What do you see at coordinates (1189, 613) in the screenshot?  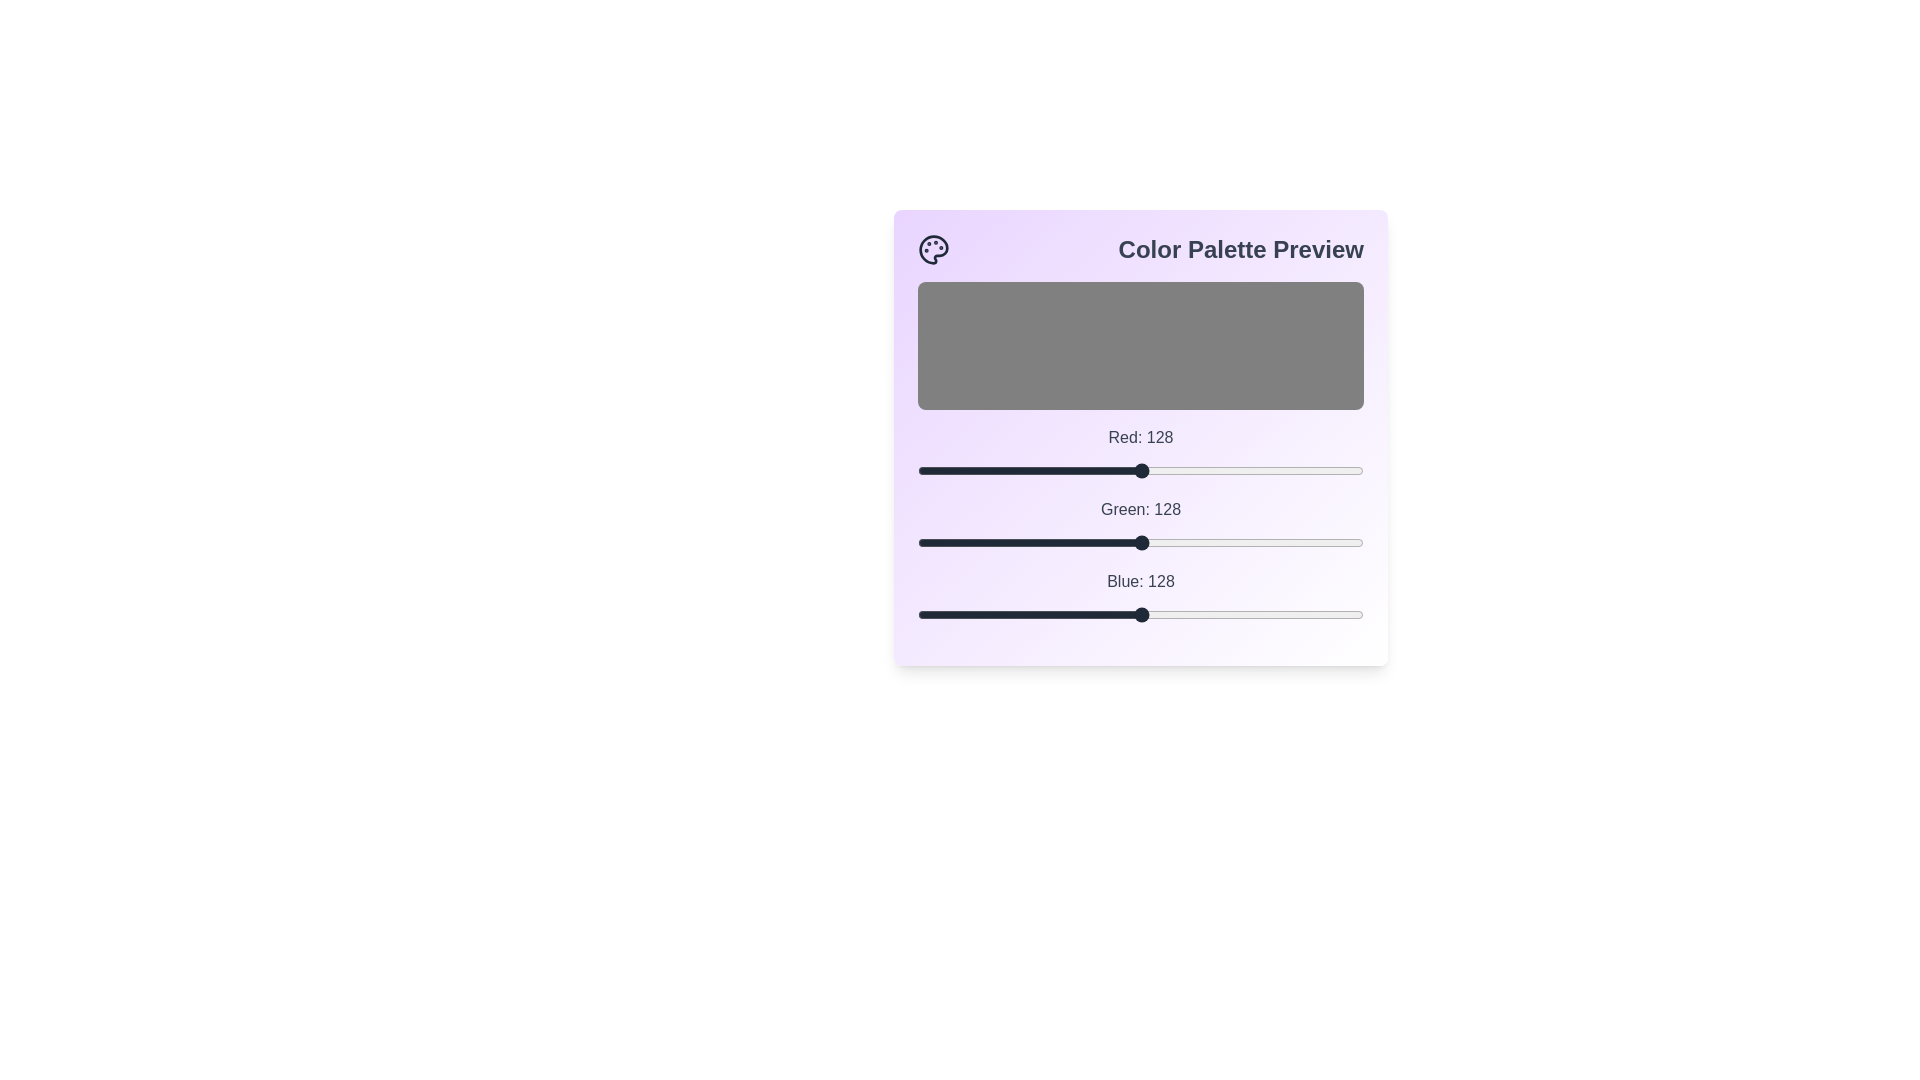 I see `the blue color value` at bounding box center [1189, 613].